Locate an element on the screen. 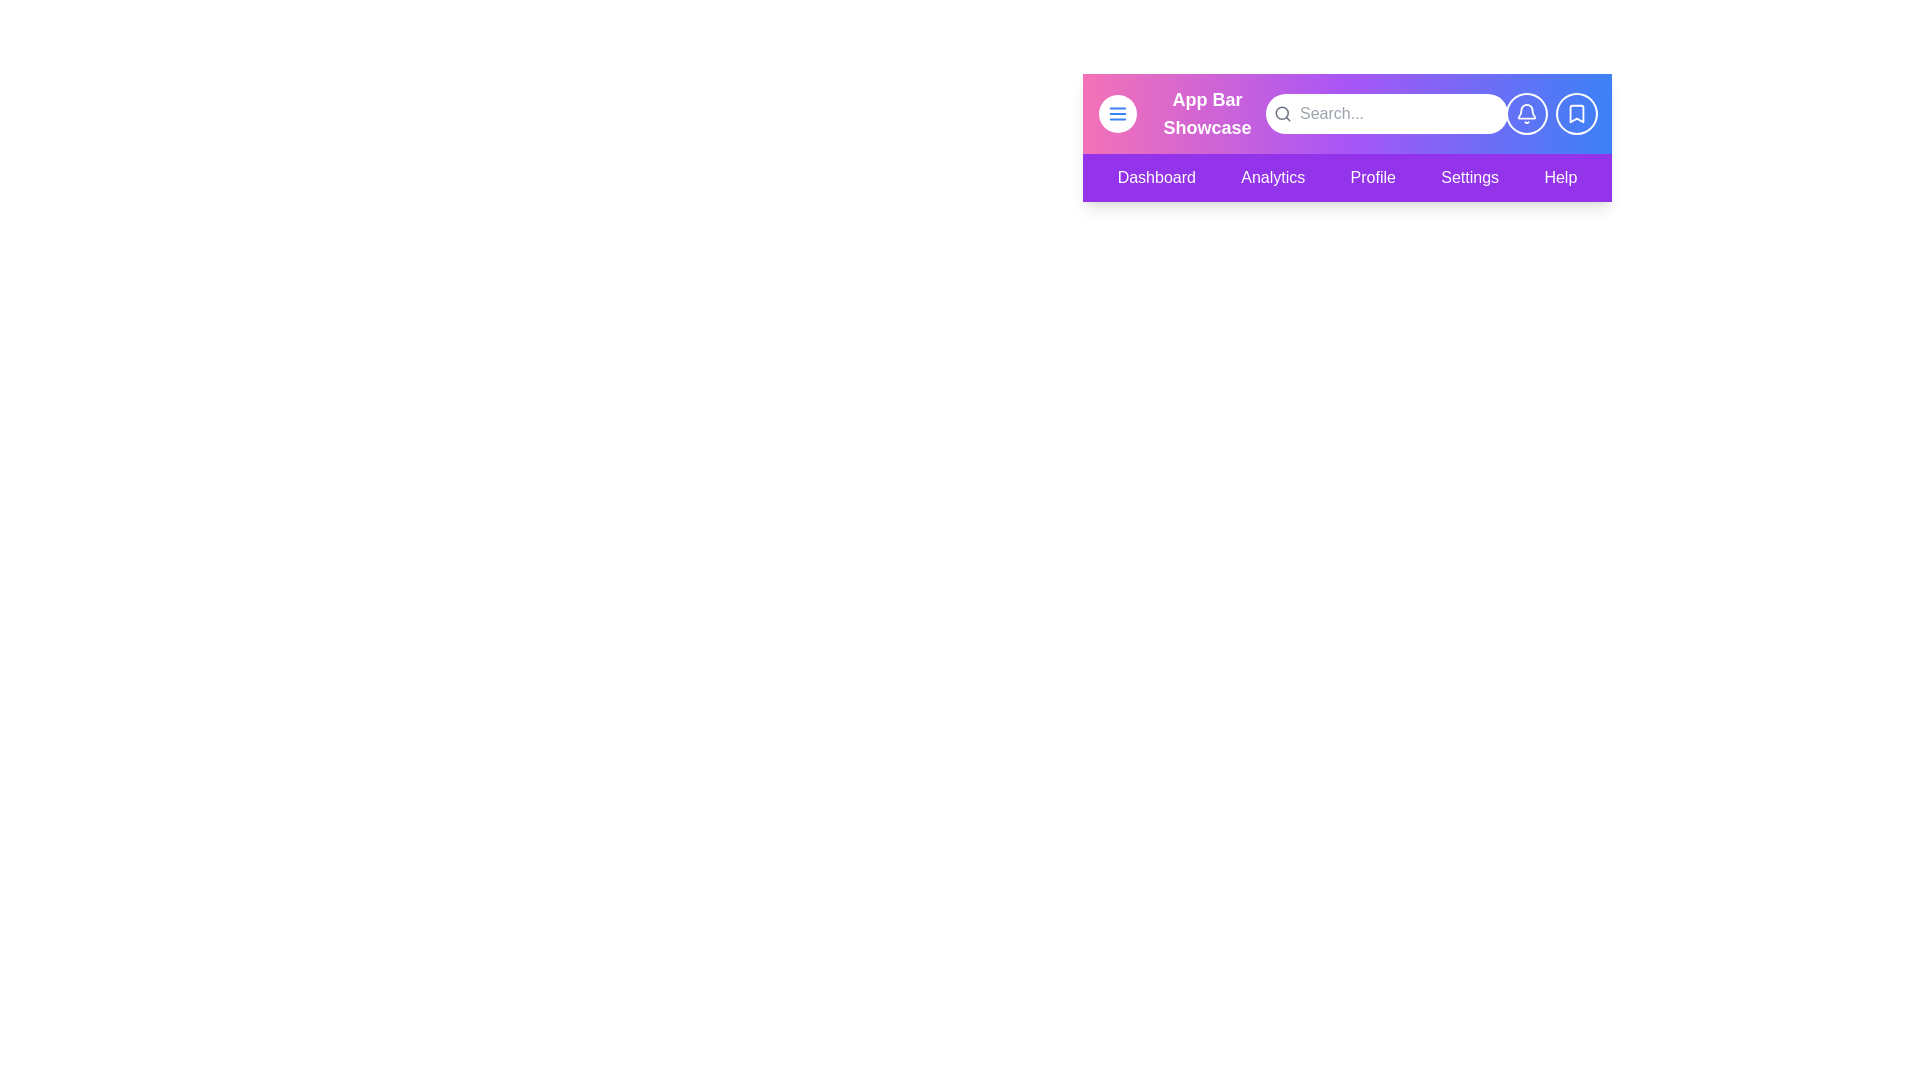  the menu toggle button to open or close the navigation menu is located at coordinates (1117, 114).